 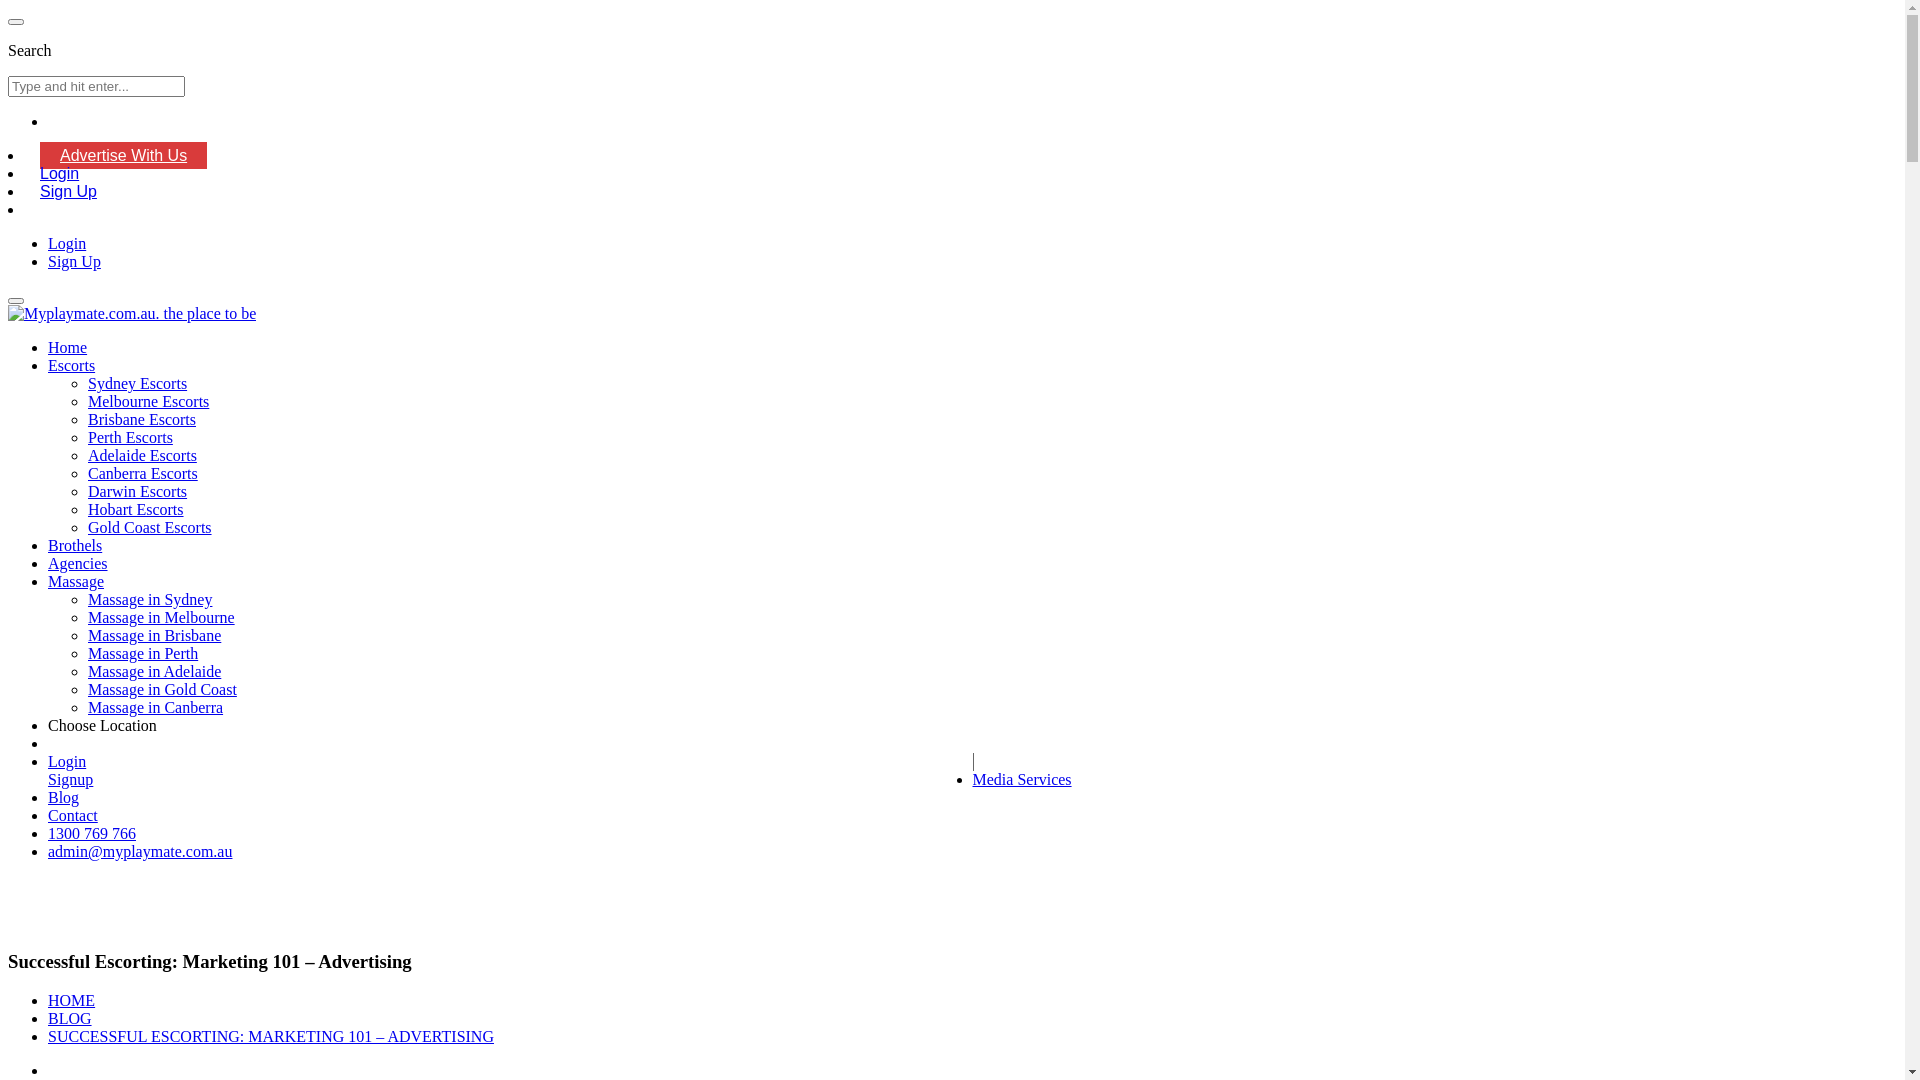 What do you see at coordinates (1021, 778) in the screenshot?
I see `'Media Services'` at bounding box center [1021, 778].